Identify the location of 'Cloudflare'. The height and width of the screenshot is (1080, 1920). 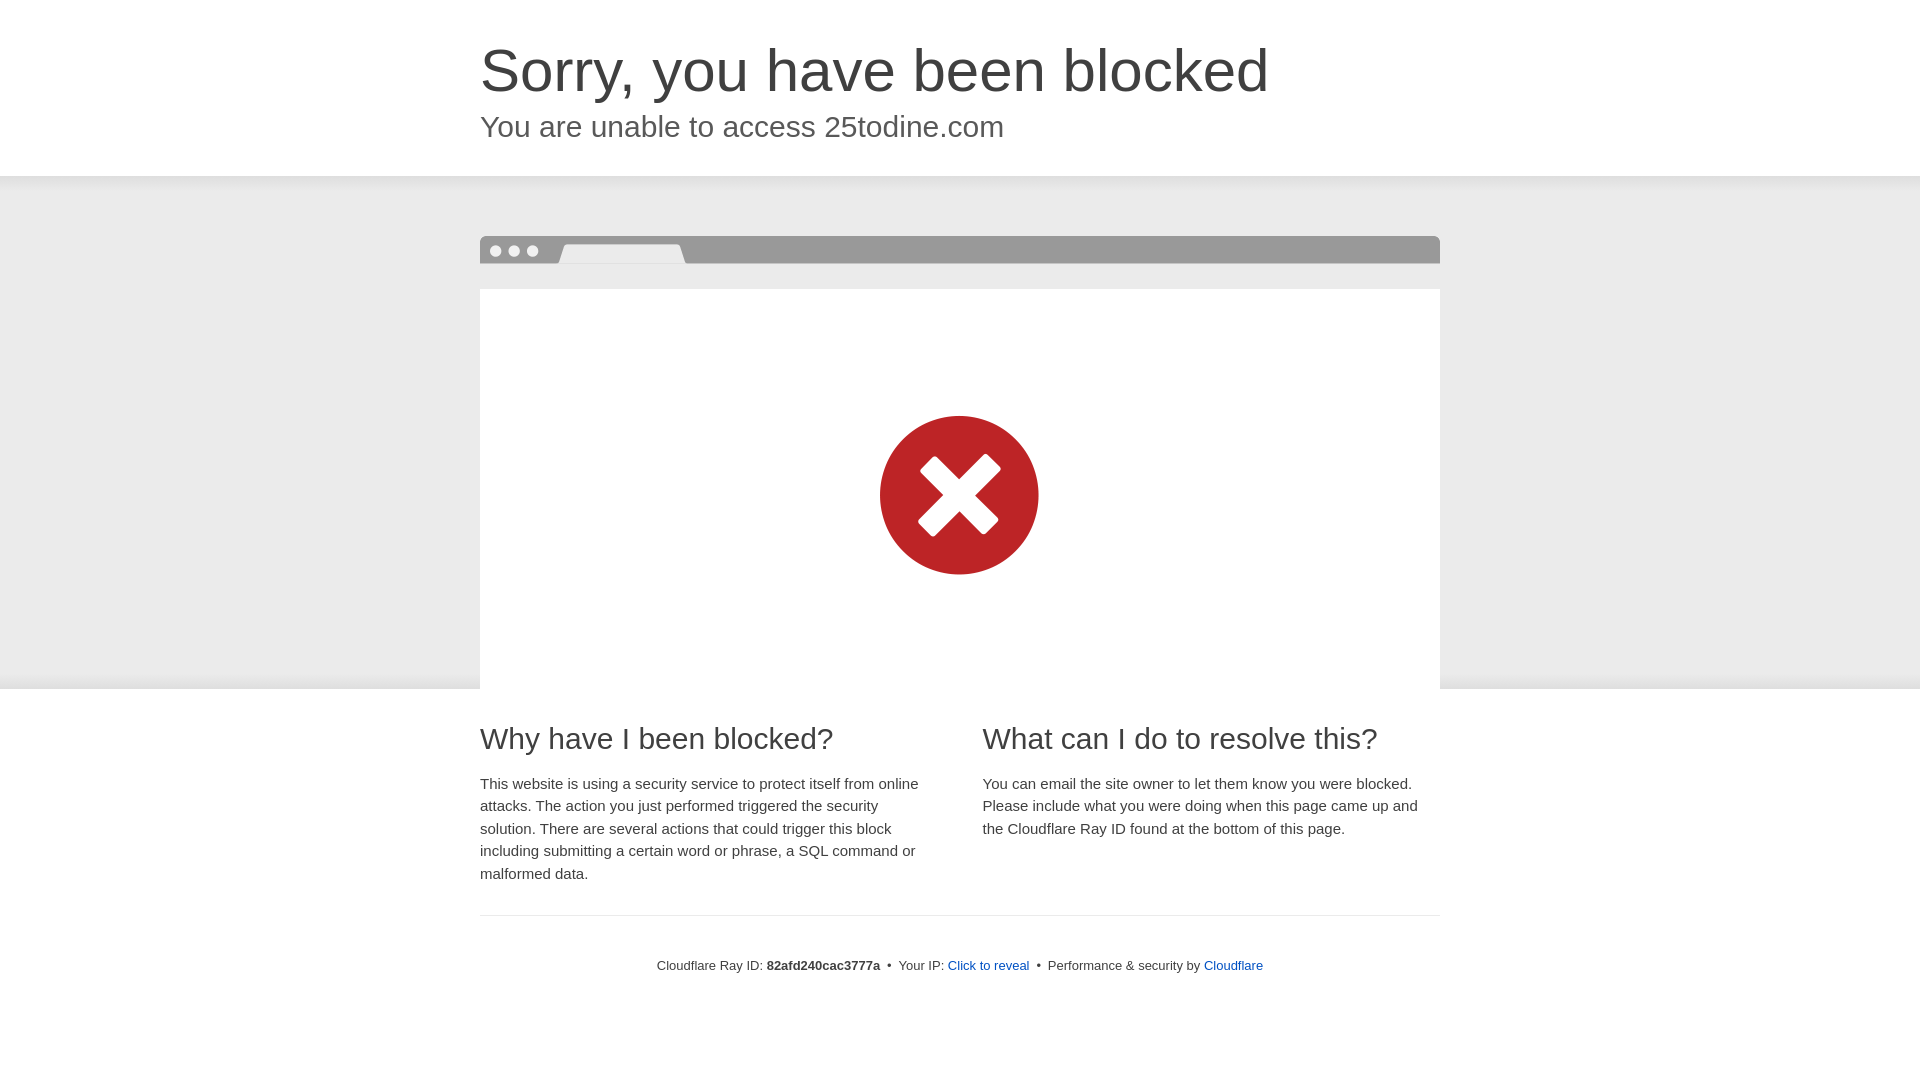
(1232, 964).